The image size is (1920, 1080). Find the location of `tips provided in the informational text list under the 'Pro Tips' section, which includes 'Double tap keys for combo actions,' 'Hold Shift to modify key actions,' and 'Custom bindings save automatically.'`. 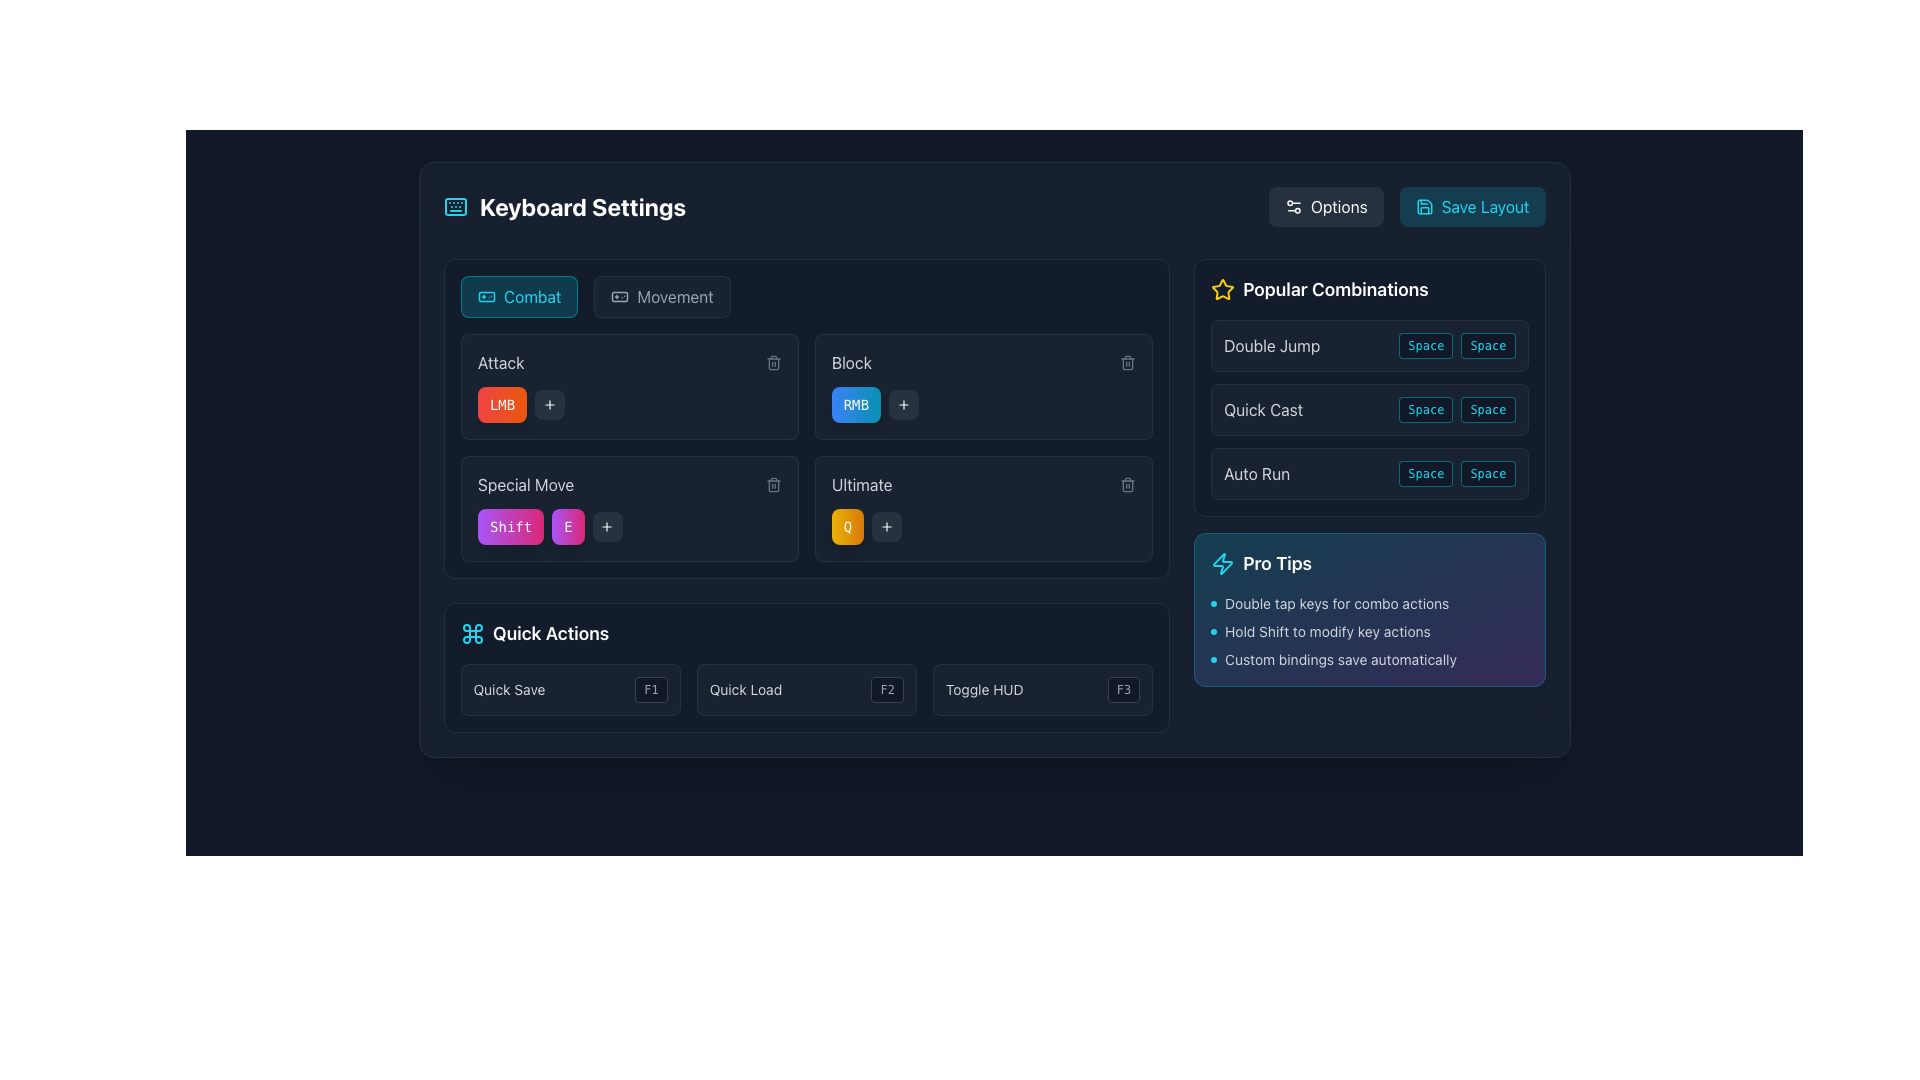

tips provided in the informational text list under the 'Pro Tips' section, which includes 'Double tap keys for combo actions,' 'Hold Shift to modify key actions,' and 'Custom bindings save automatically.' is located at coordinates (1368, 632).